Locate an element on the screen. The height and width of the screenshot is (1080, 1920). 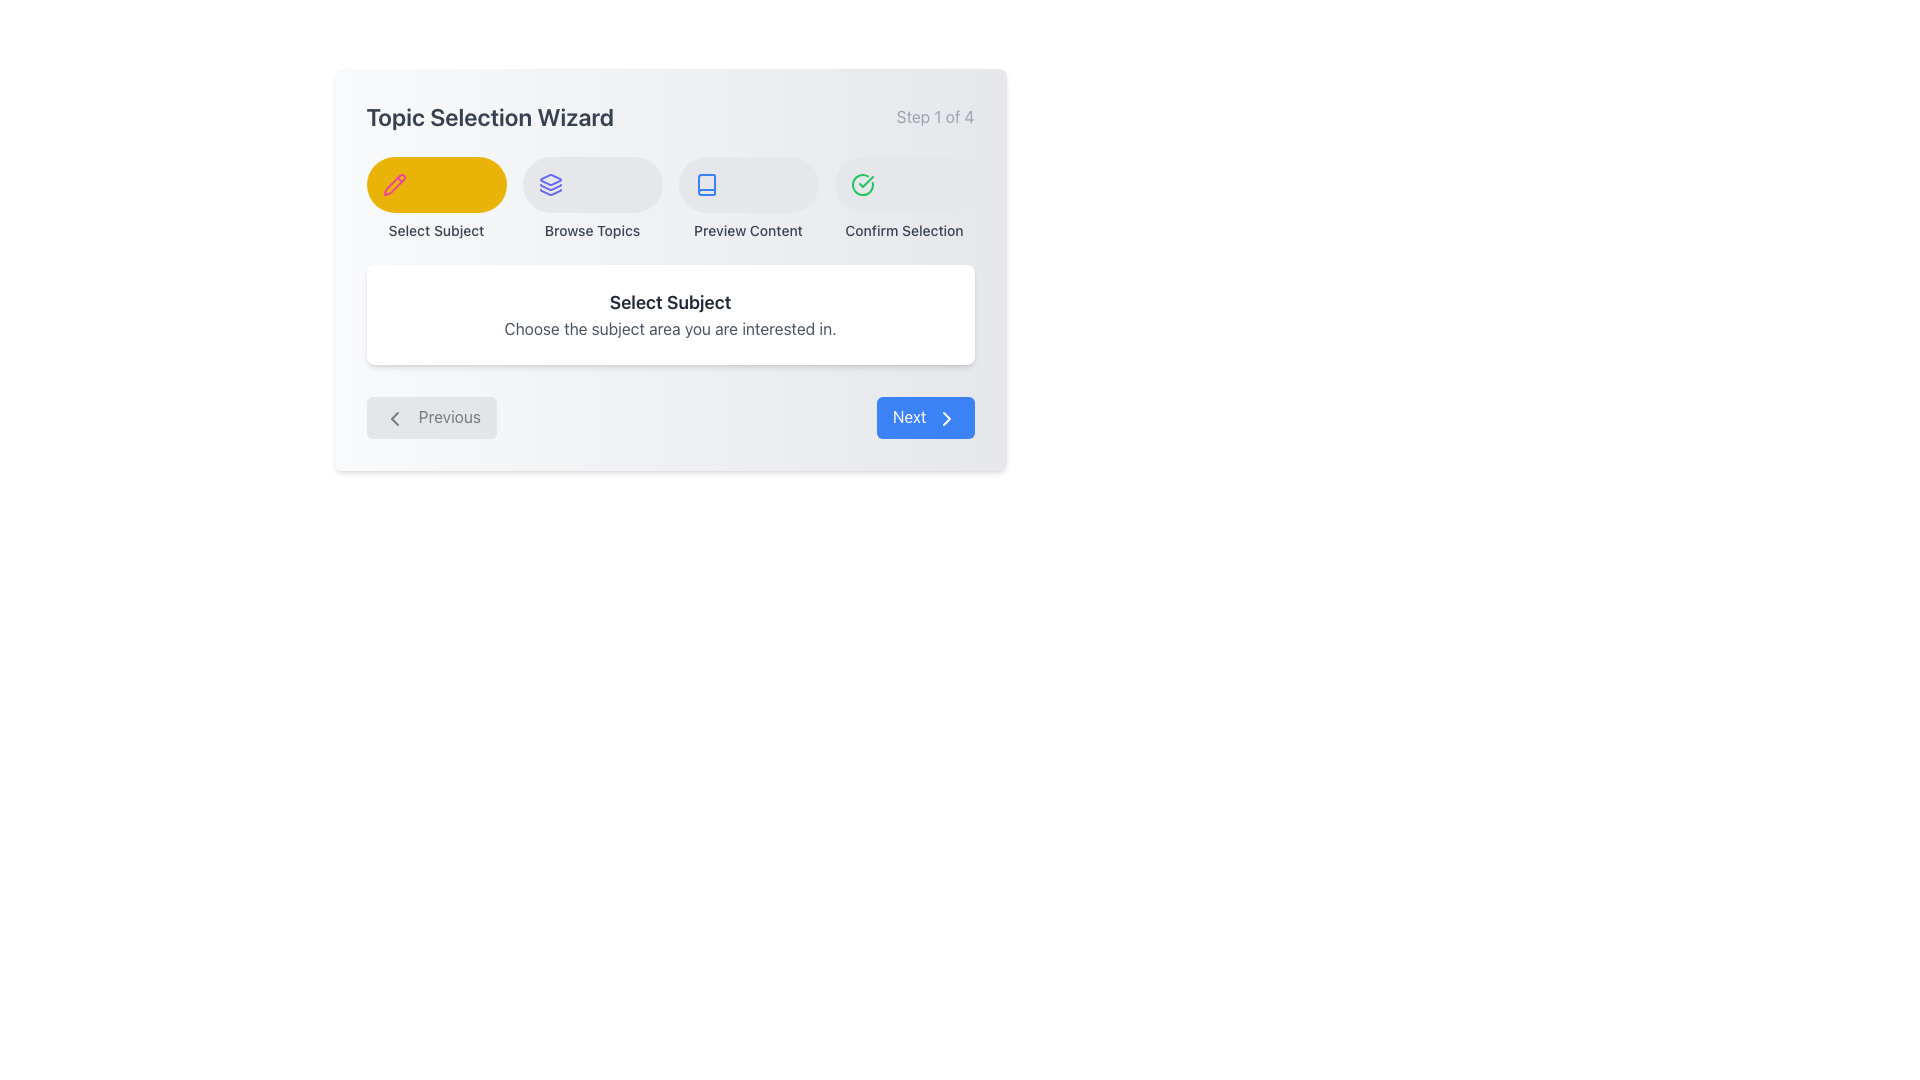
the confirmation icon, which is the fourth tab in a row of icons at the top of the card interface is located at coordinates (862, 185).